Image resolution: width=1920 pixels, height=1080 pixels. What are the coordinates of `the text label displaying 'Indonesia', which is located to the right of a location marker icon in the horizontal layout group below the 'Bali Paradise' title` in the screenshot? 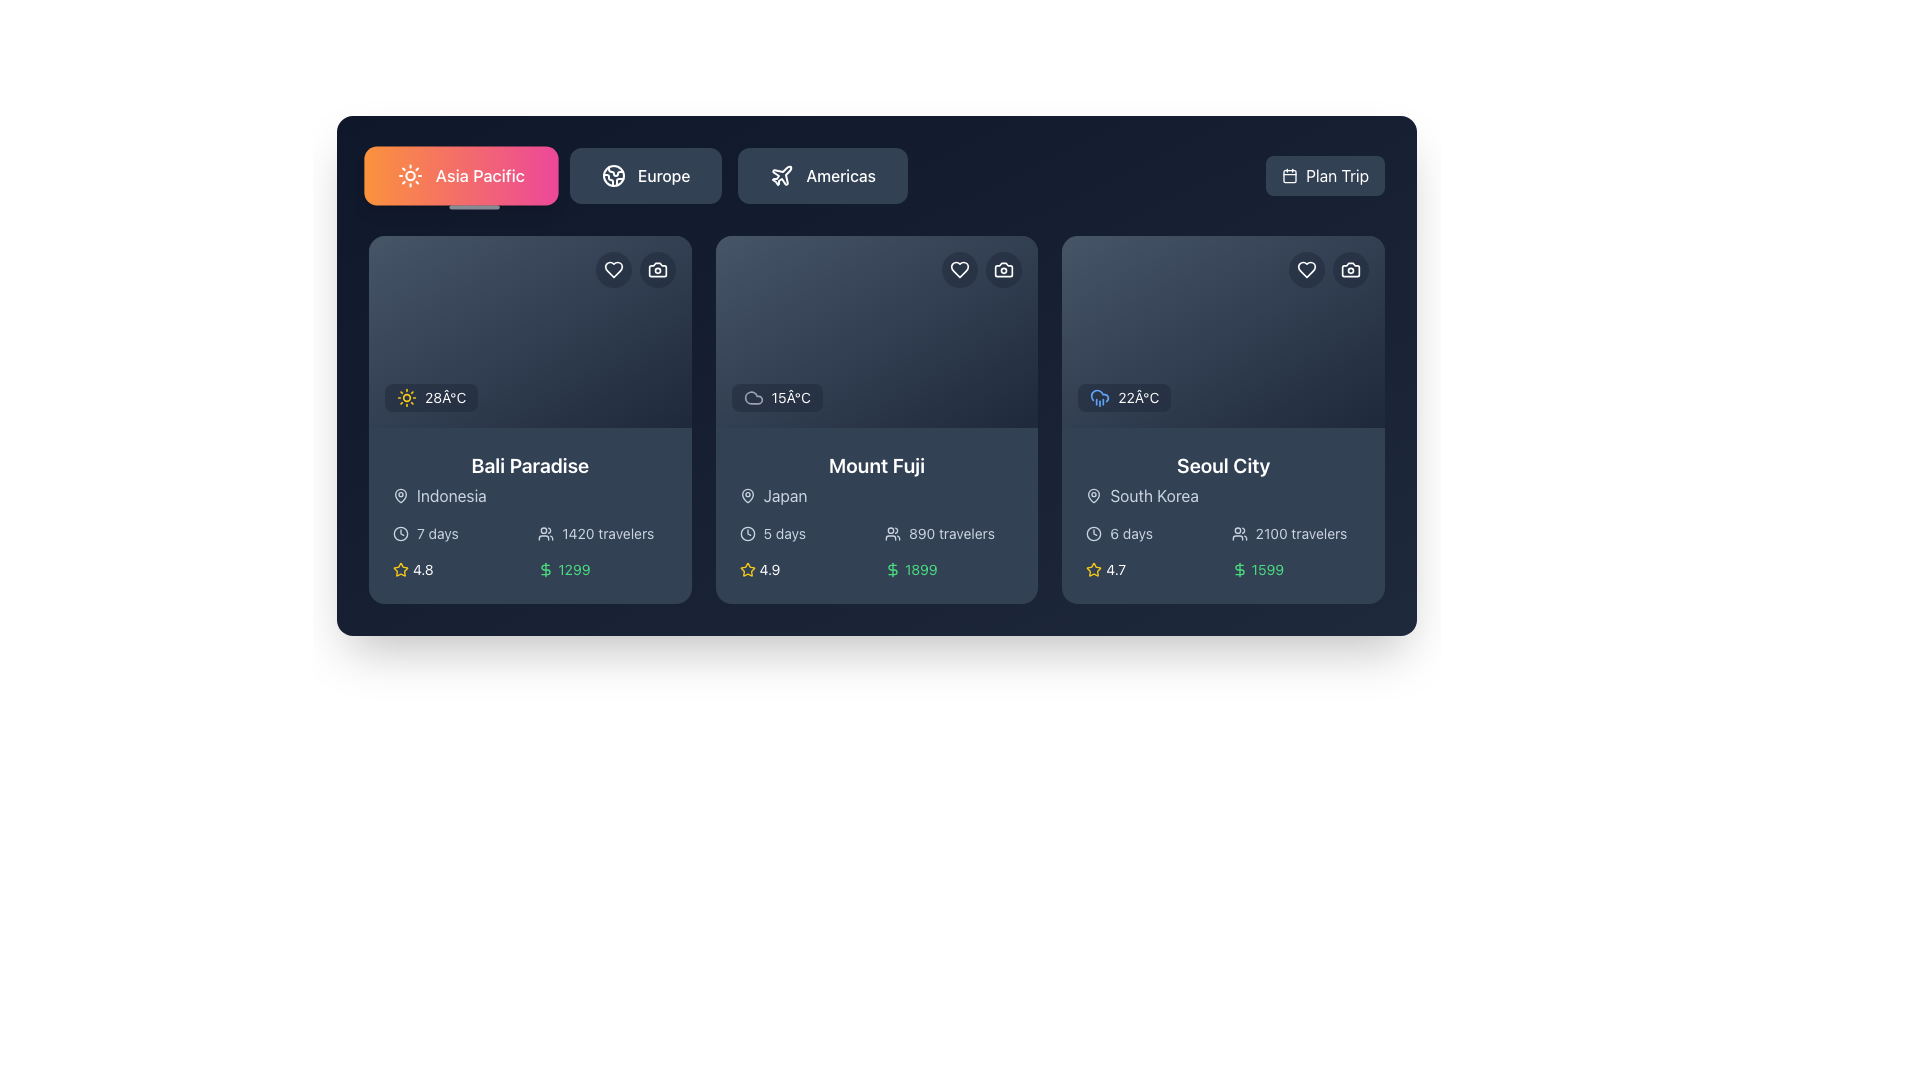 It's located at (450, 495).